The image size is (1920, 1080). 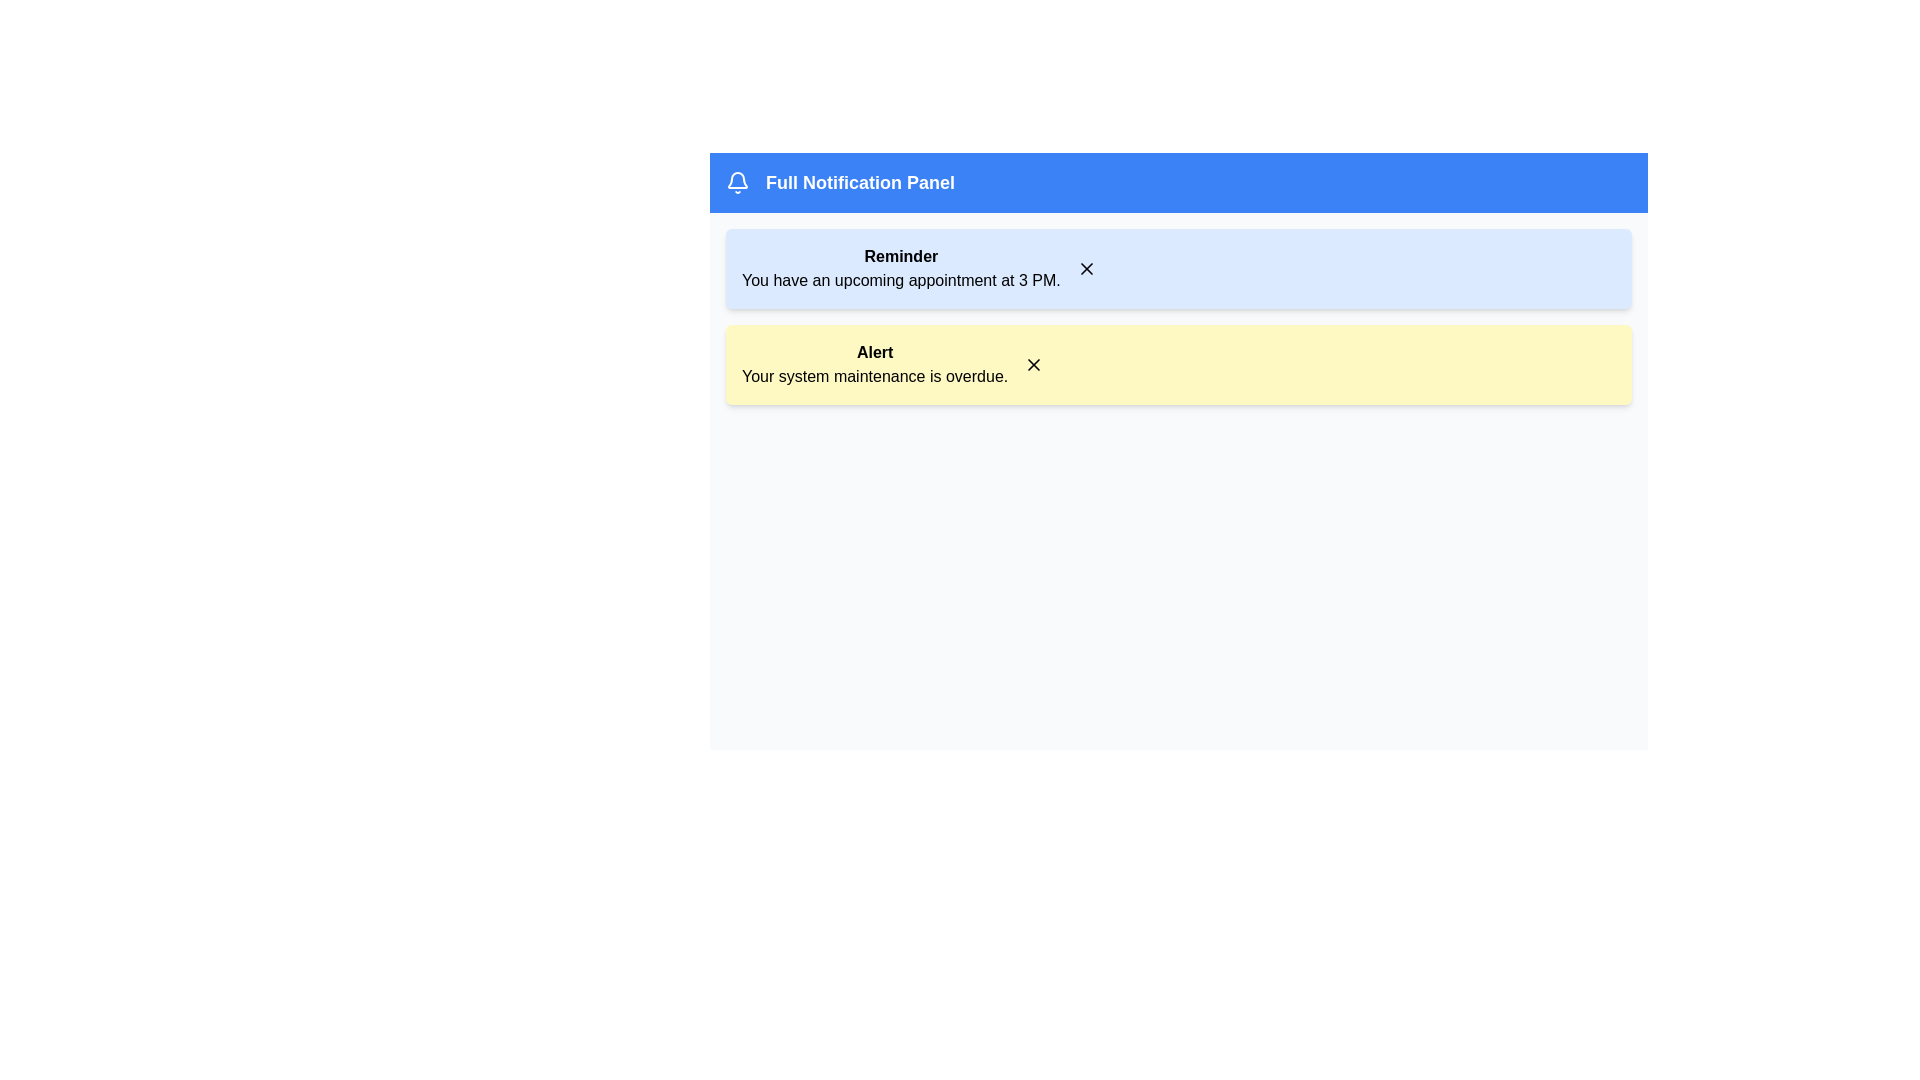 What do you see at coordinates (1034, 365) in the screenshot?
I see `the close icon, which is an SVG-based graphical button located at the top-right corner of the Alert notification box` at bounding box center [1034, 365].